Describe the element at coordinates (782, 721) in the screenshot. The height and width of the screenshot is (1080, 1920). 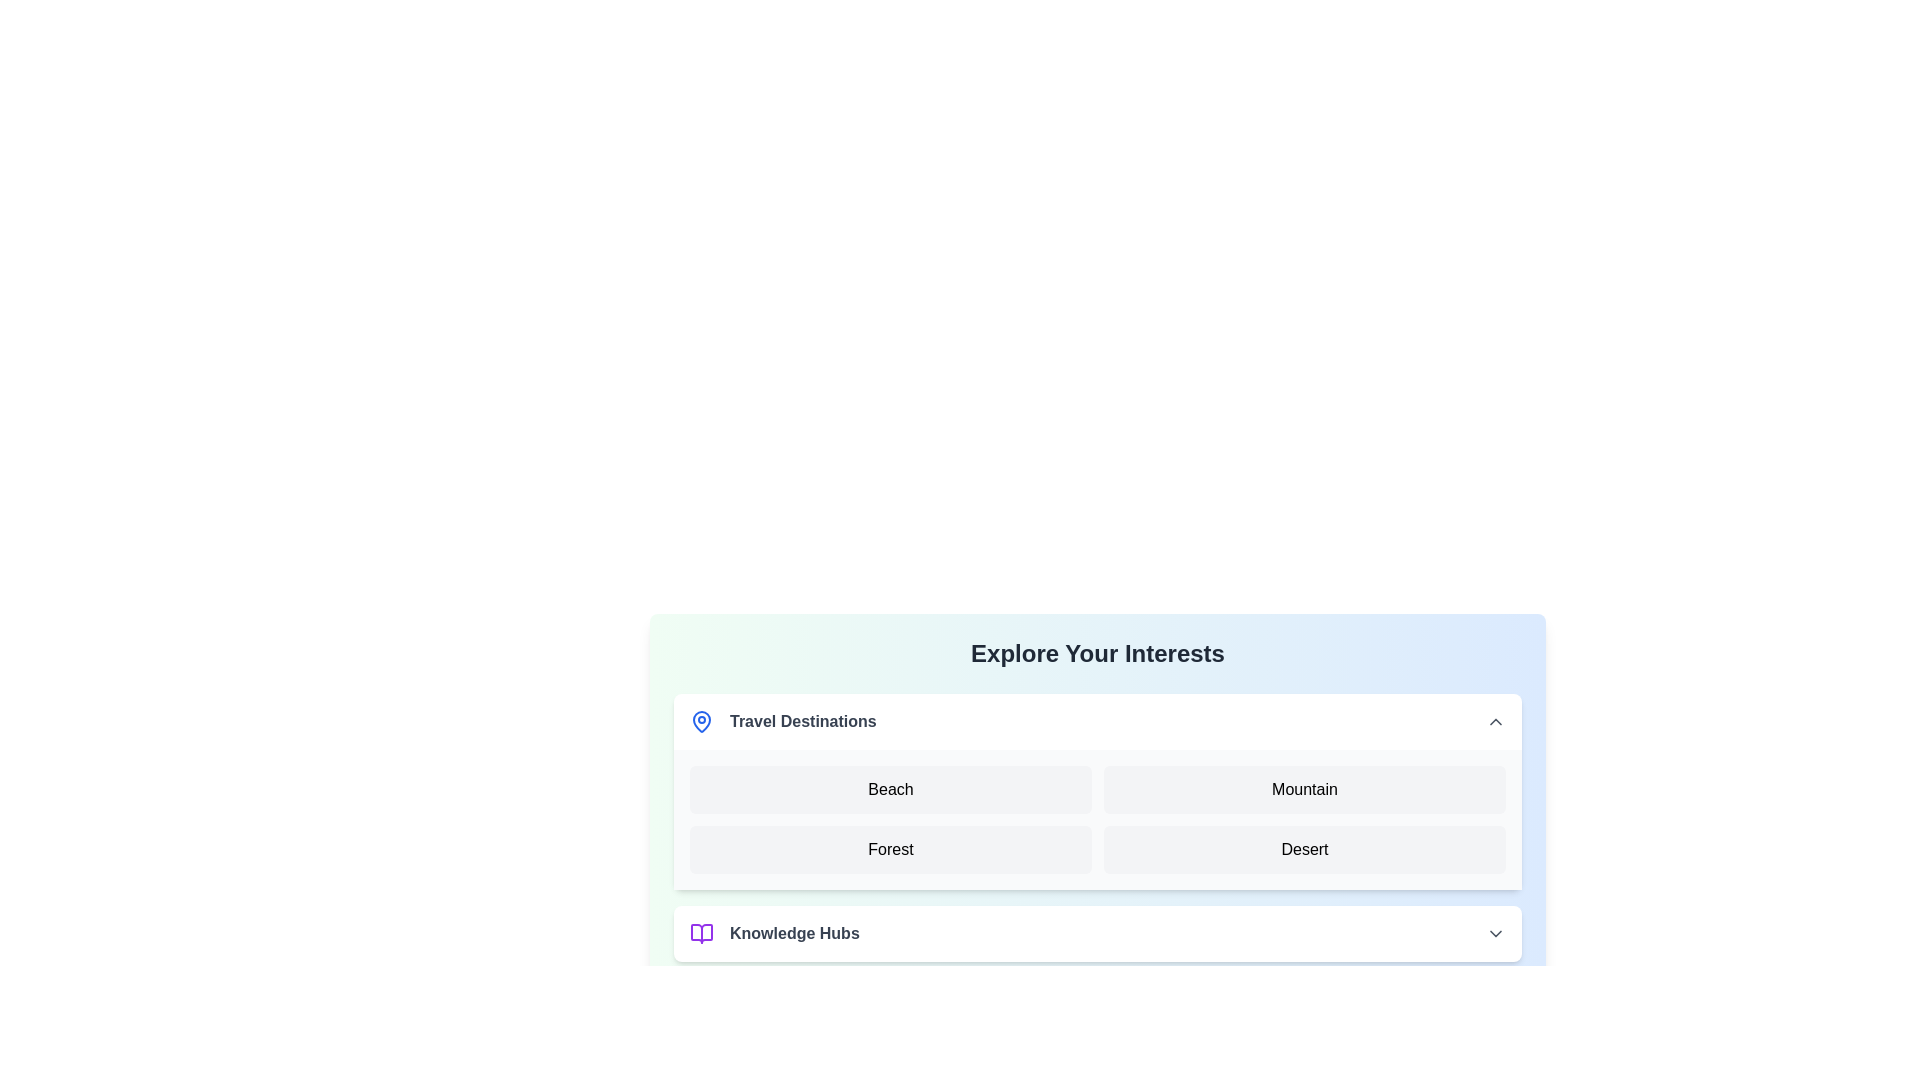
I see `the 'Travel Destinations' text label with a blue map pin icon` at that location.